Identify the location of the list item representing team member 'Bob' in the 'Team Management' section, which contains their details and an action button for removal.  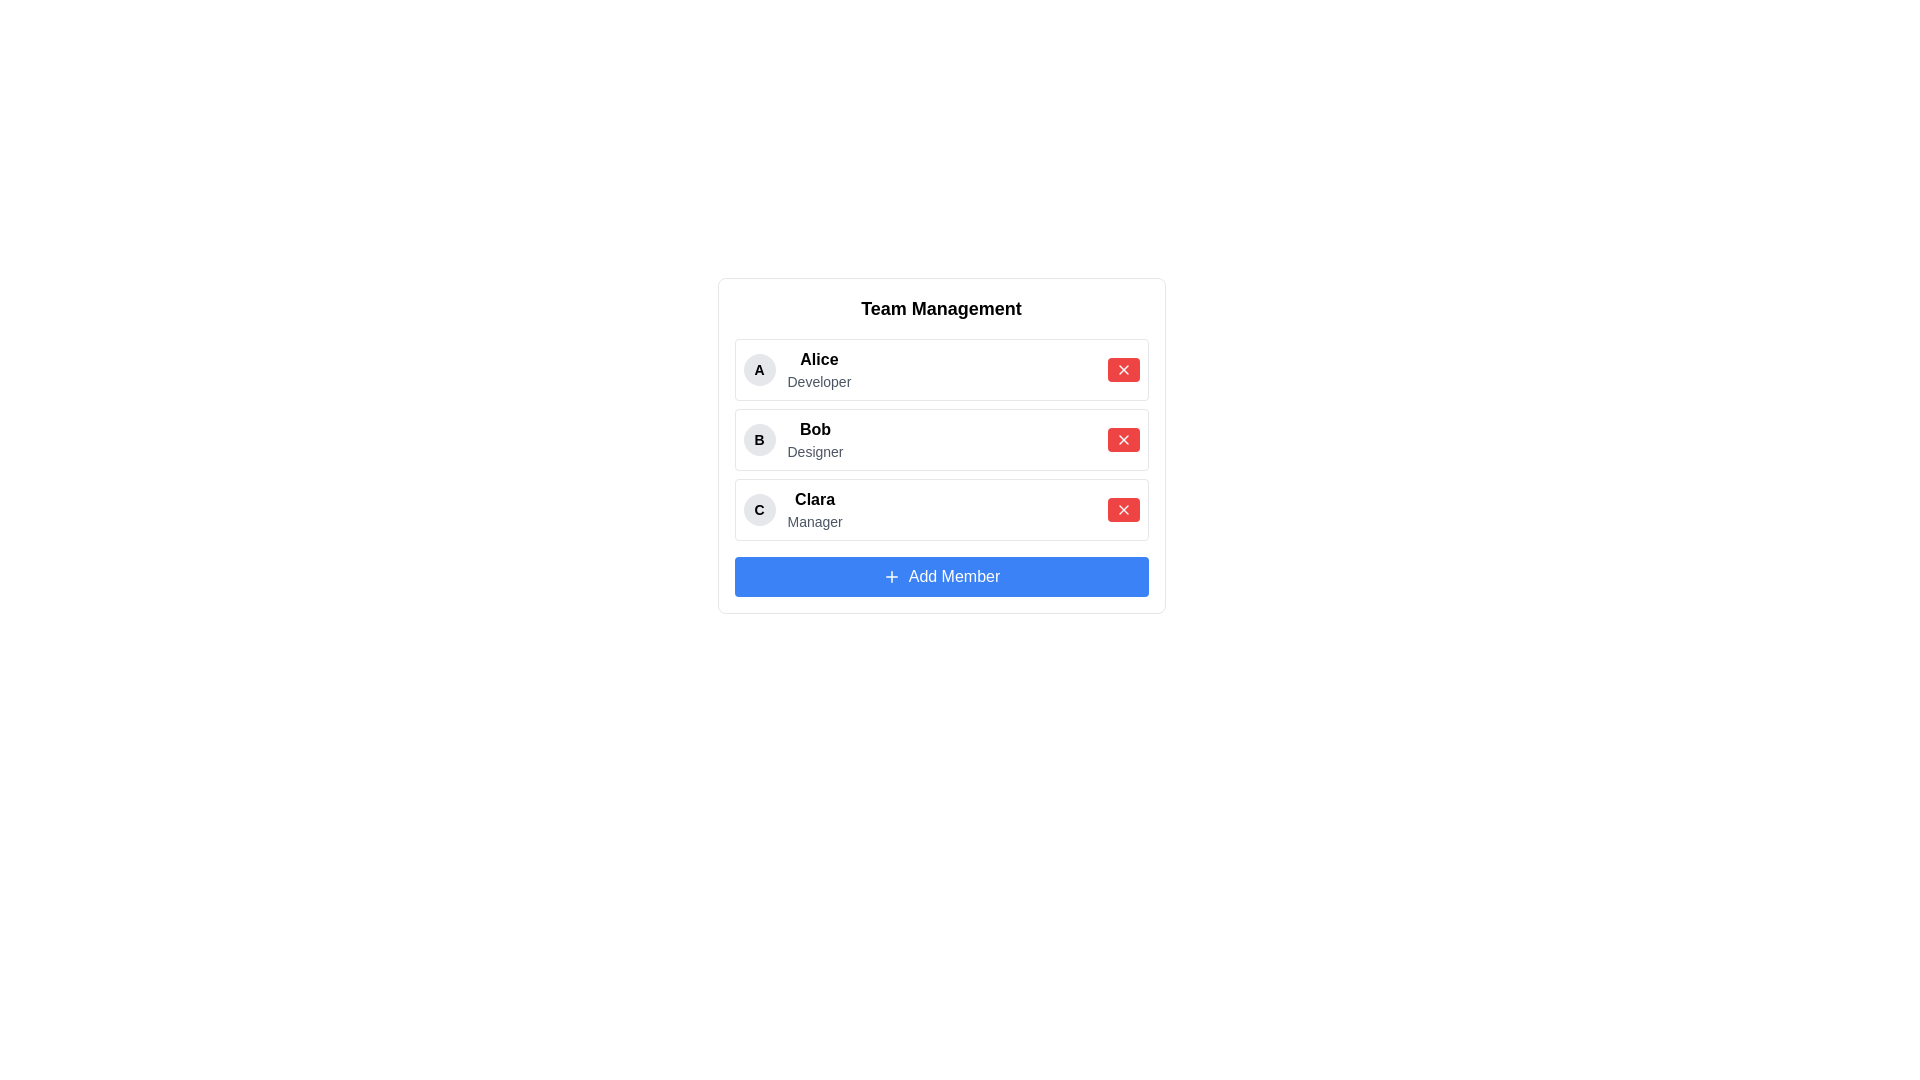
(940, 438).